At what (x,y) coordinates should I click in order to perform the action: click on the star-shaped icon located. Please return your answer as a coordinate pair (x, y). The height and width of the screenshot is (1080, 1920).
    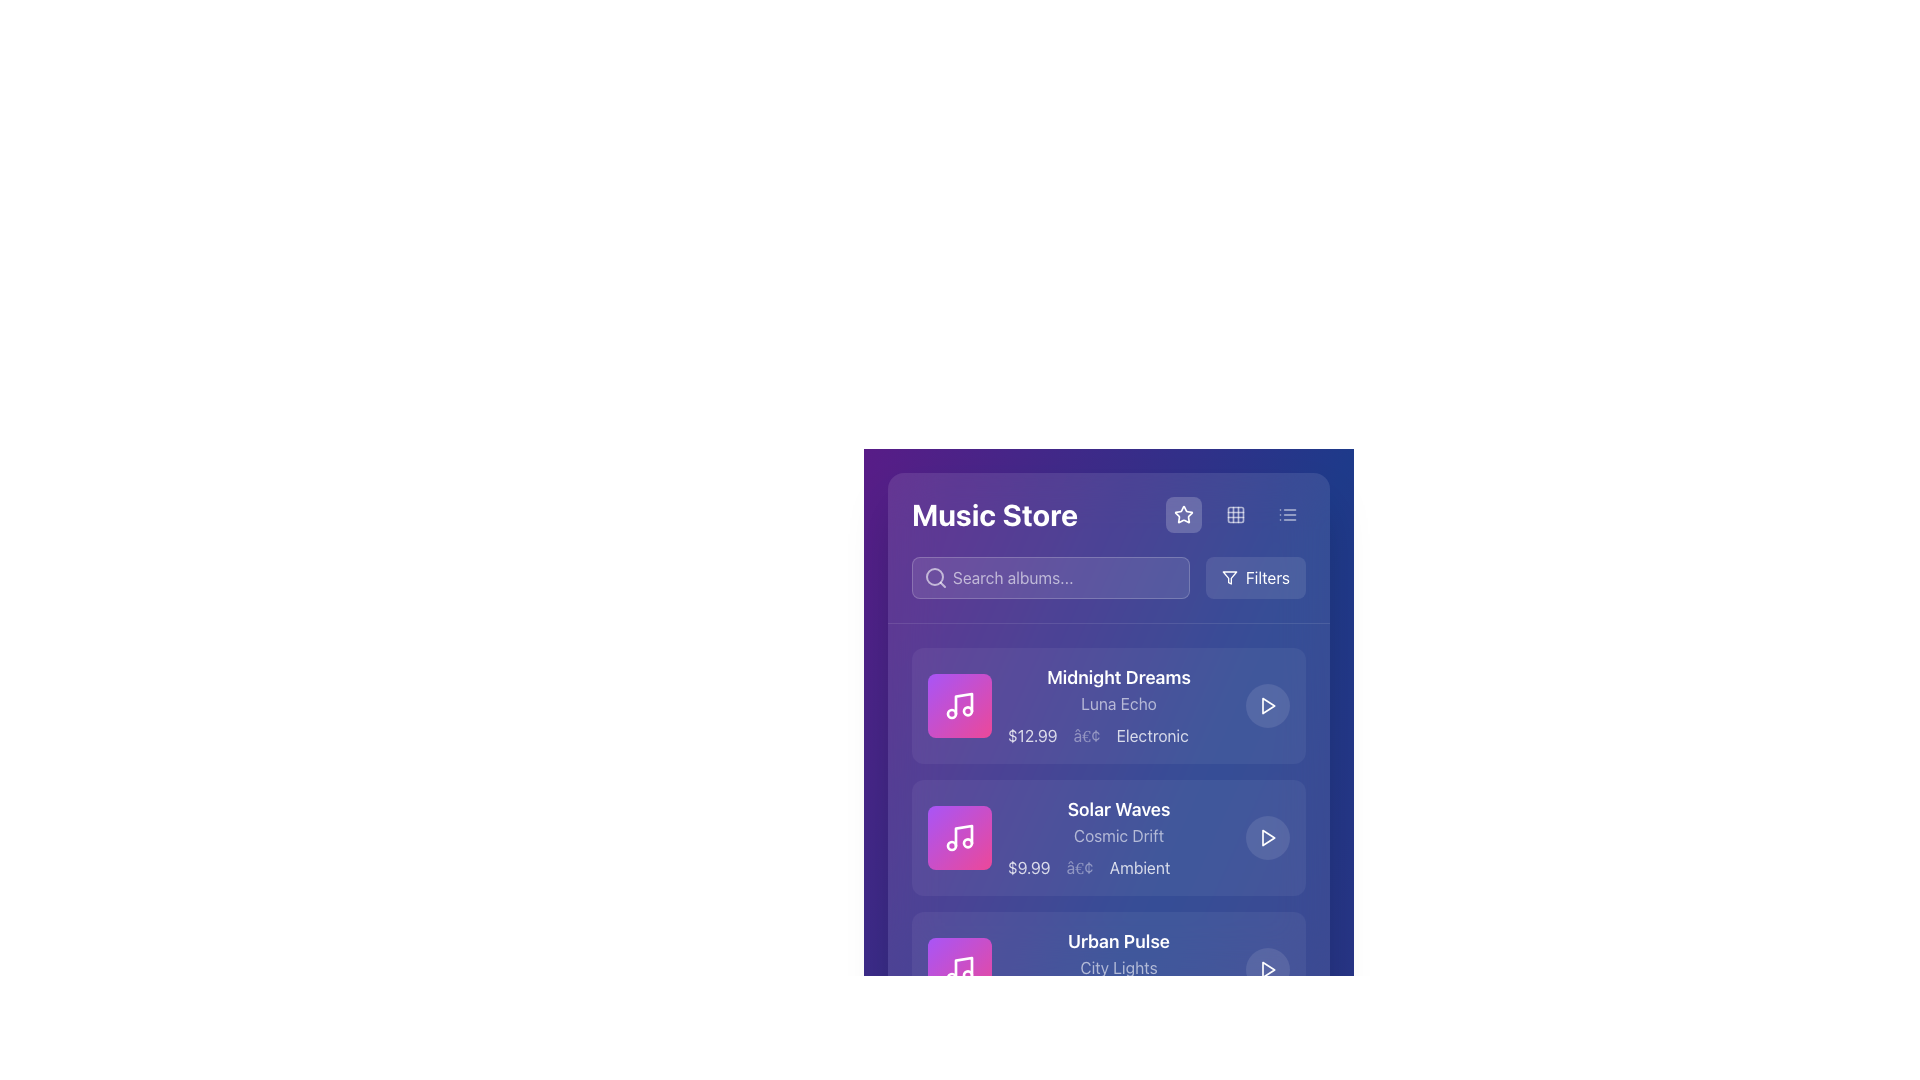
    Looking at the image, I should click on (1184, 514).